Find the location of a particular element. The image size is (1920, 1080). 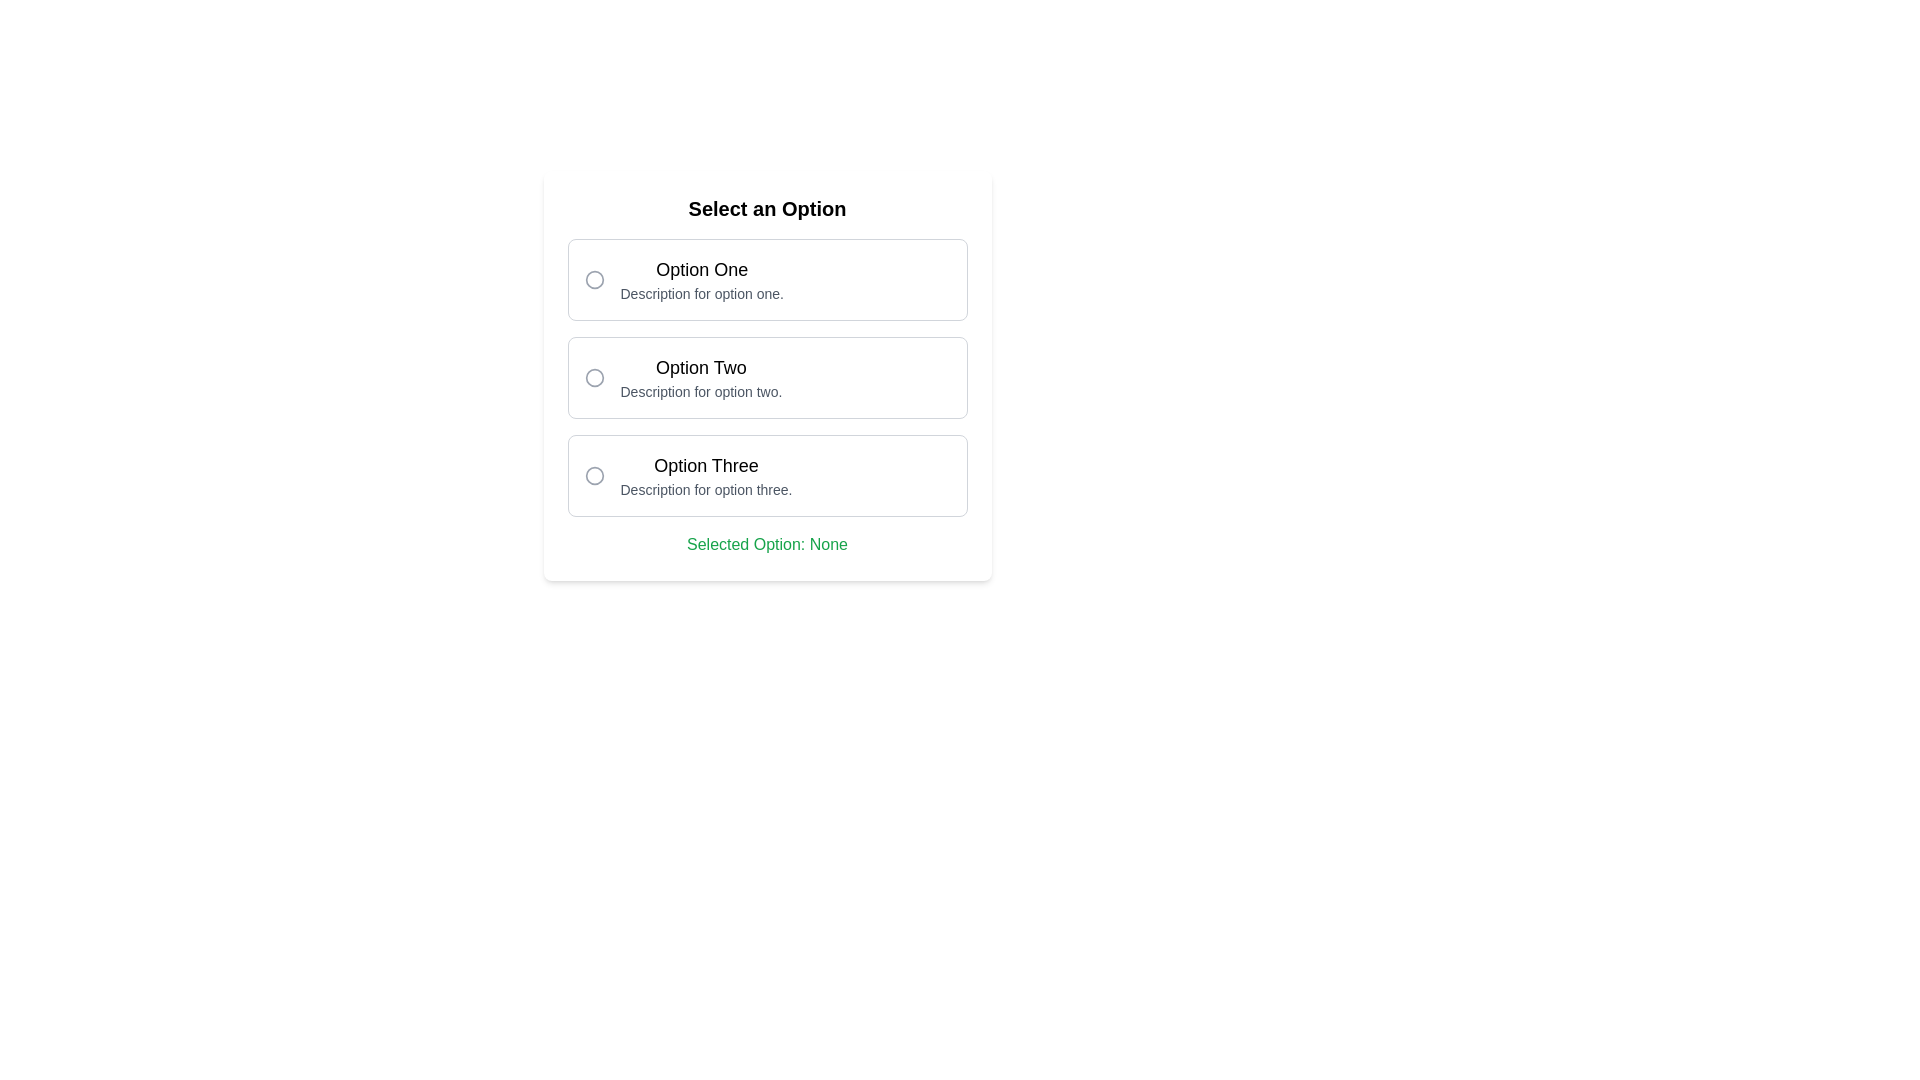

the Radio Button Indicator located to the left of the 'Option One' text in the 'Select an Option' list is located at coordinates (593, 280).